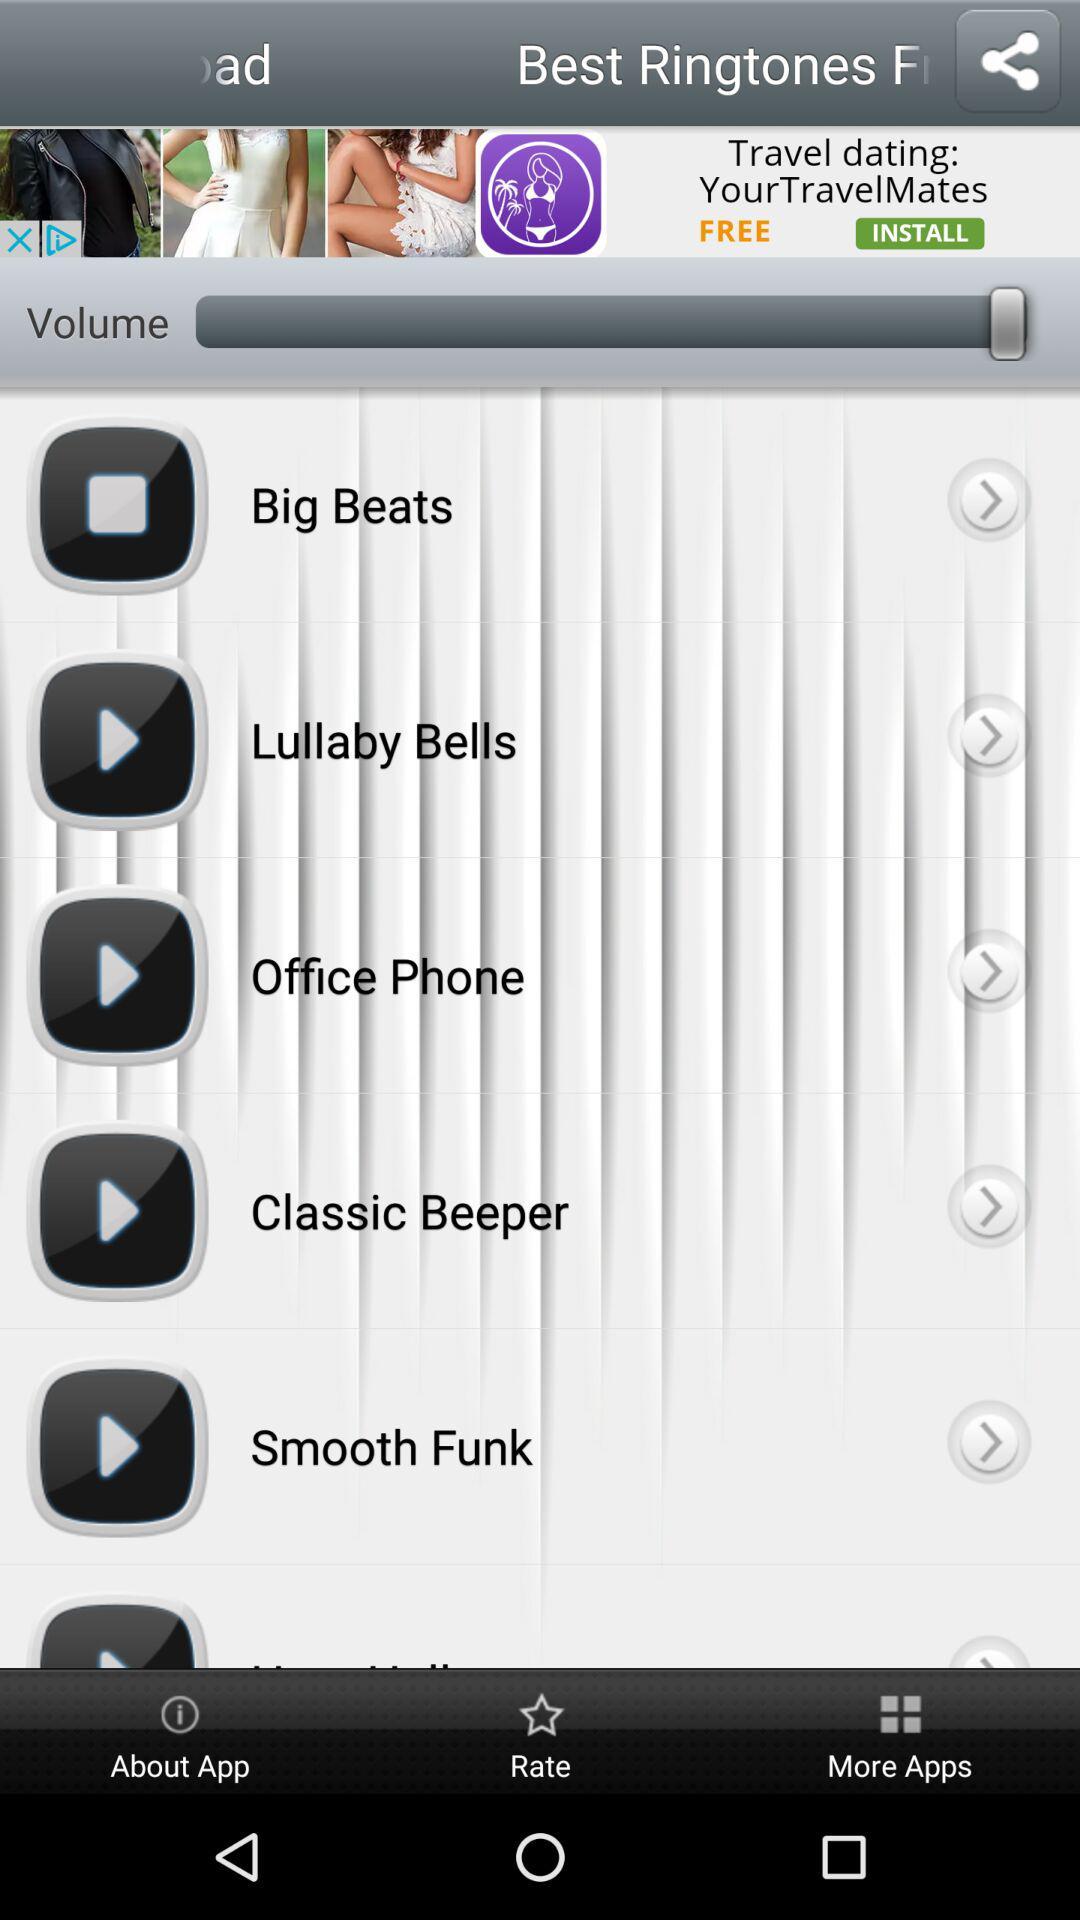 The image size is (1080, 1920). What do you see at coordinates (540, 191) in the screenshot?
I see `search about add` at bounding box center [540, 191].